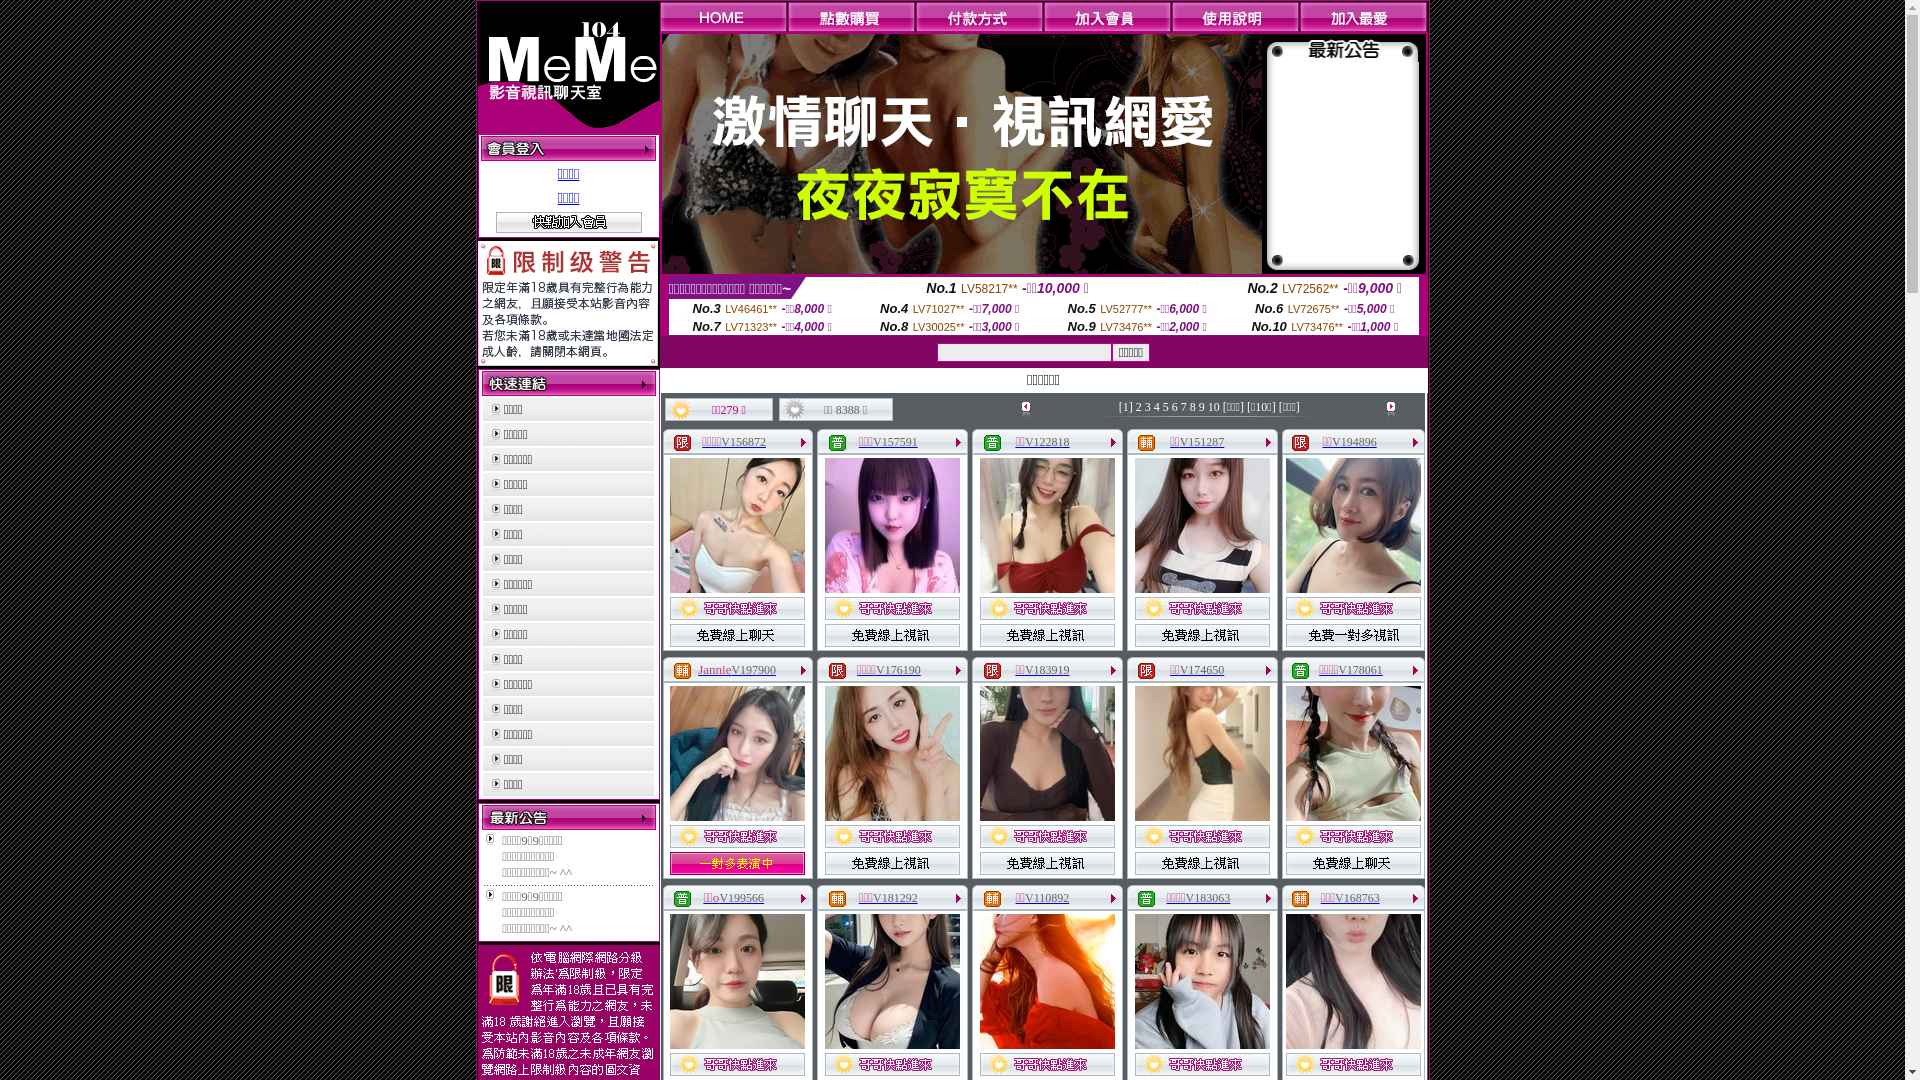  I want to click on 'Jannie', so click(714, 670).